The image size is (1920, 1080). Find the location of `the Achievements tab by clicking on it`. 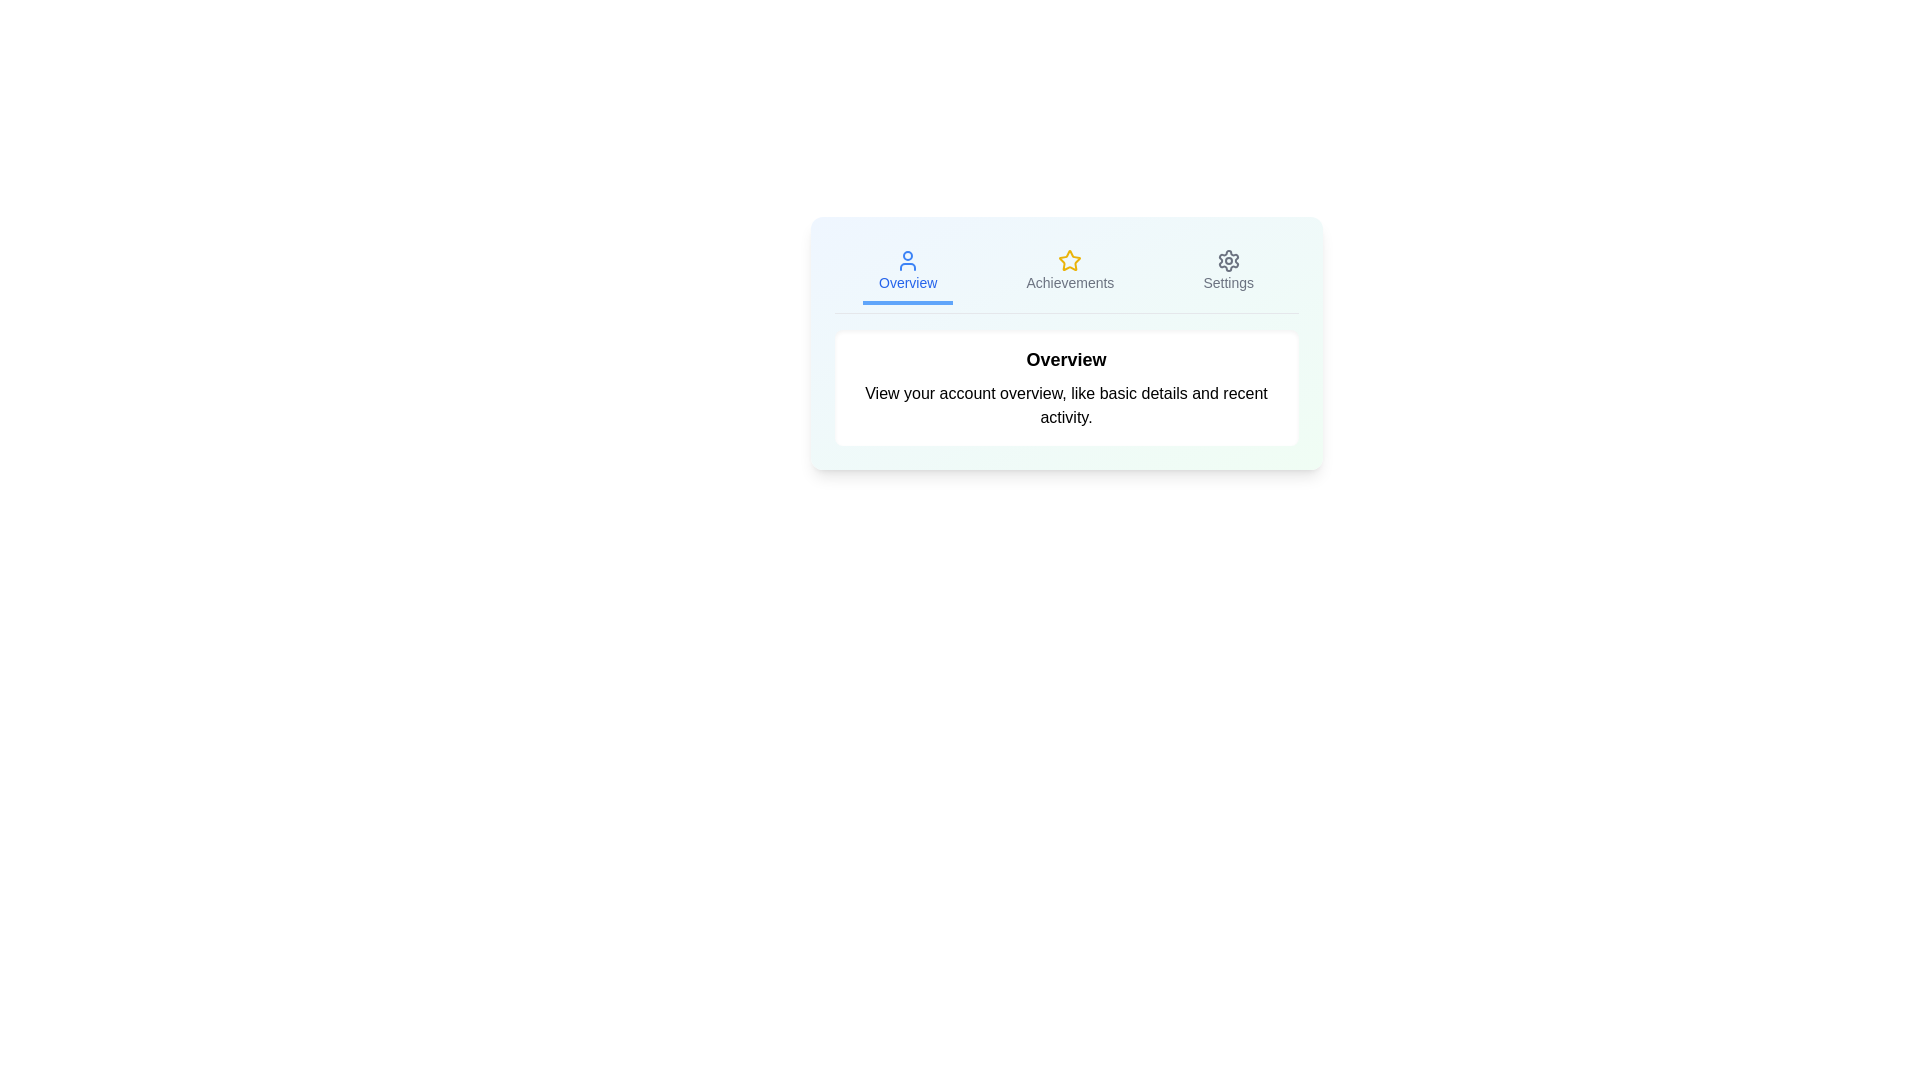

the Achievements tab by clicking on it is located at coordinates (1069, 273).